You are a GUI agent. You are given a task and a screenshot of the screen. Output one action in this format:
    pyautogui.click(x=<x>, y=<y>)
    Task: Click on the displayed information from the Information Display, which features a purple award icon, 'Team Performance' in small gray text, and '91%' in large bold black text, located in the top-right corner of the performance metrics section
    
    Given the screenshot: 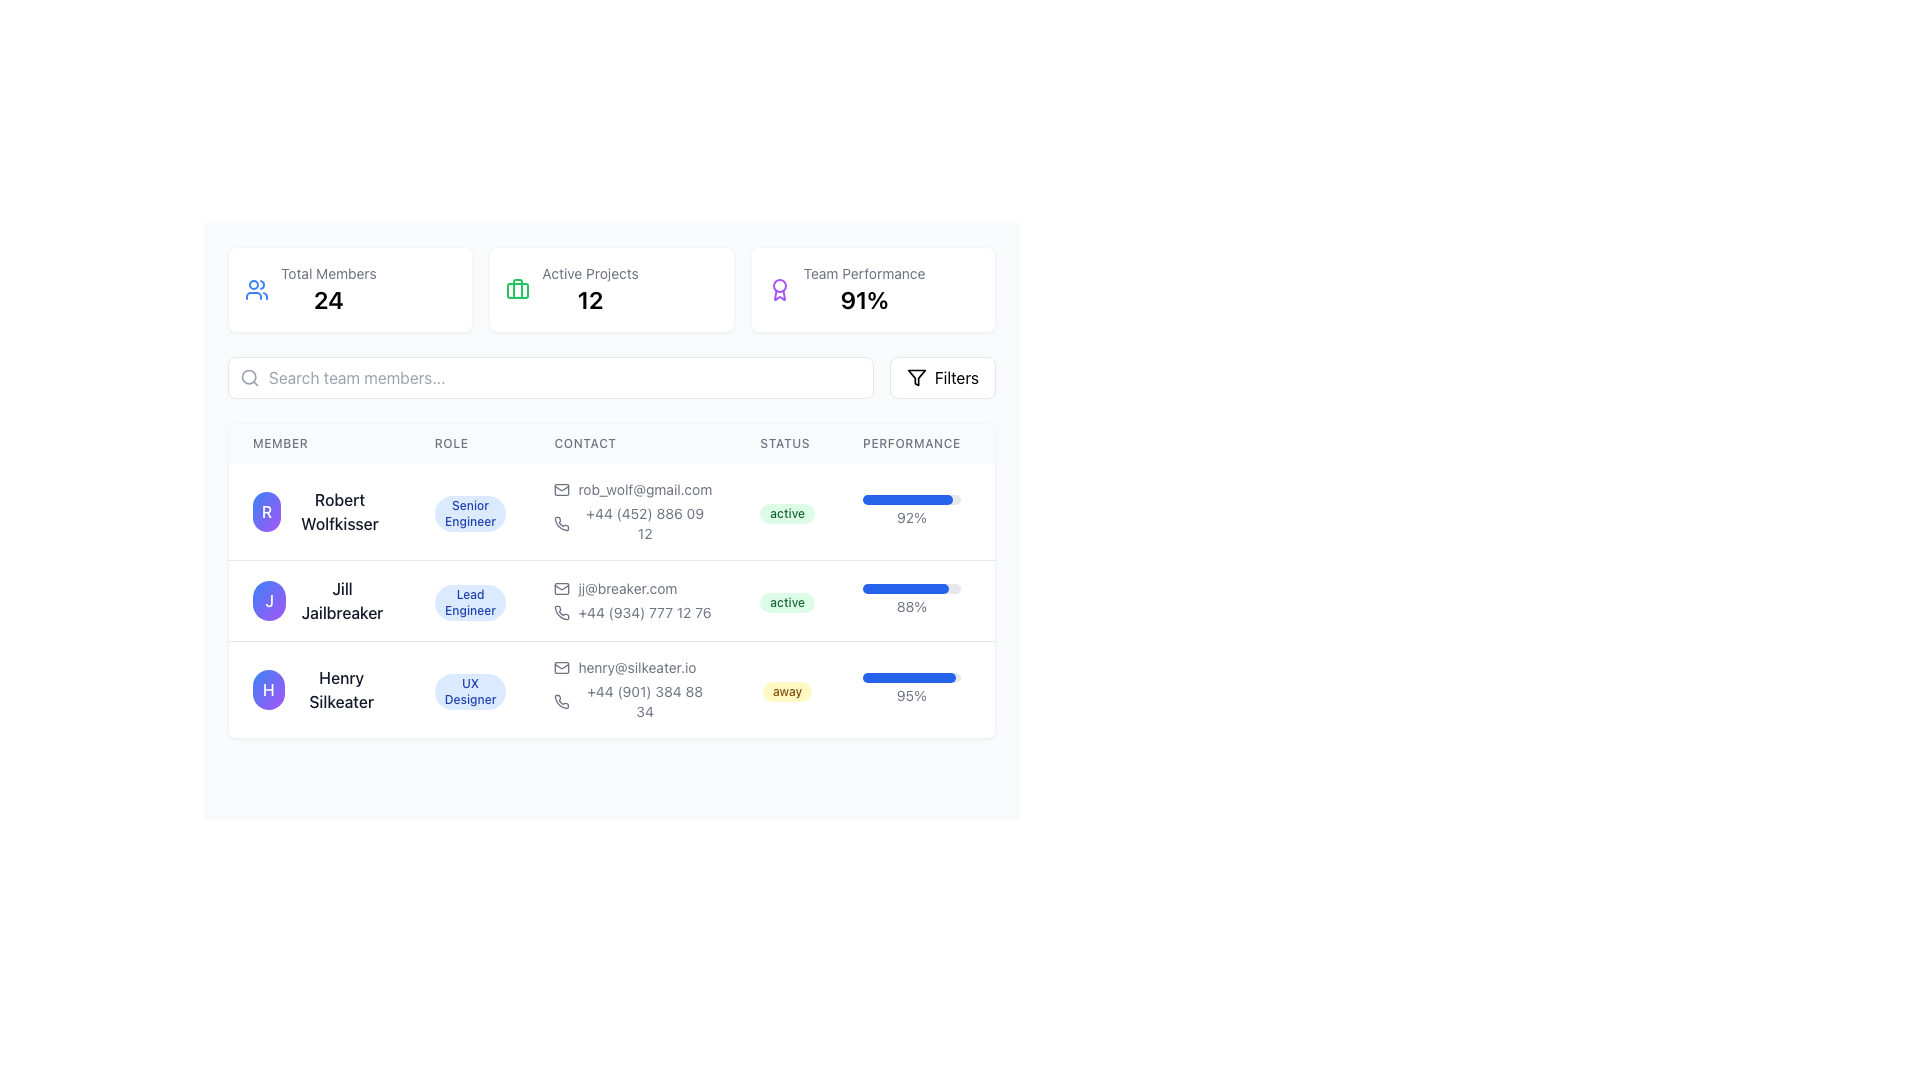 What is the action you would take?
    pyautogui.click(x=873, y=289)
    